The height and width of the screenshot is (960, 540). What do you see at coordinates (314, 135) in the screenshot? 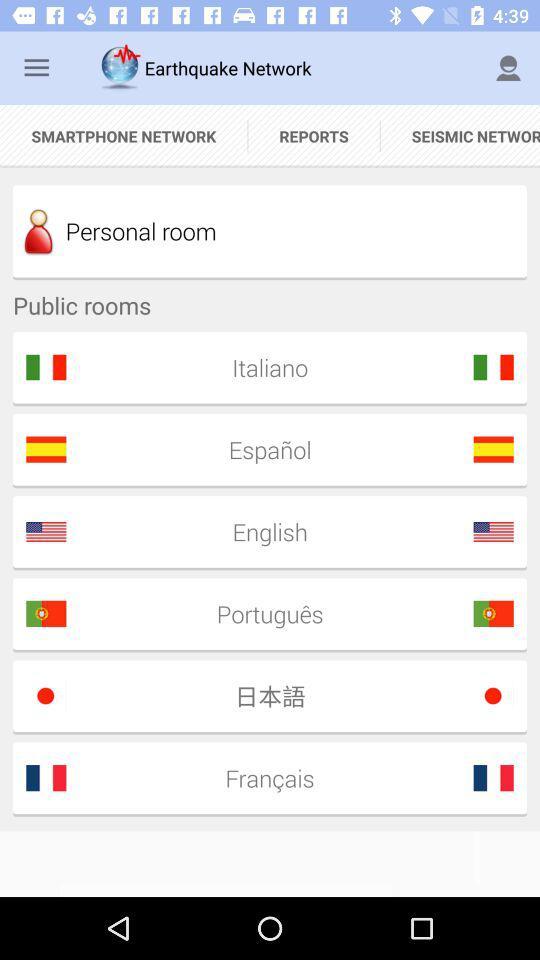
I see `the icon to the left of seismic networks app` at bounding box center [314, 135].